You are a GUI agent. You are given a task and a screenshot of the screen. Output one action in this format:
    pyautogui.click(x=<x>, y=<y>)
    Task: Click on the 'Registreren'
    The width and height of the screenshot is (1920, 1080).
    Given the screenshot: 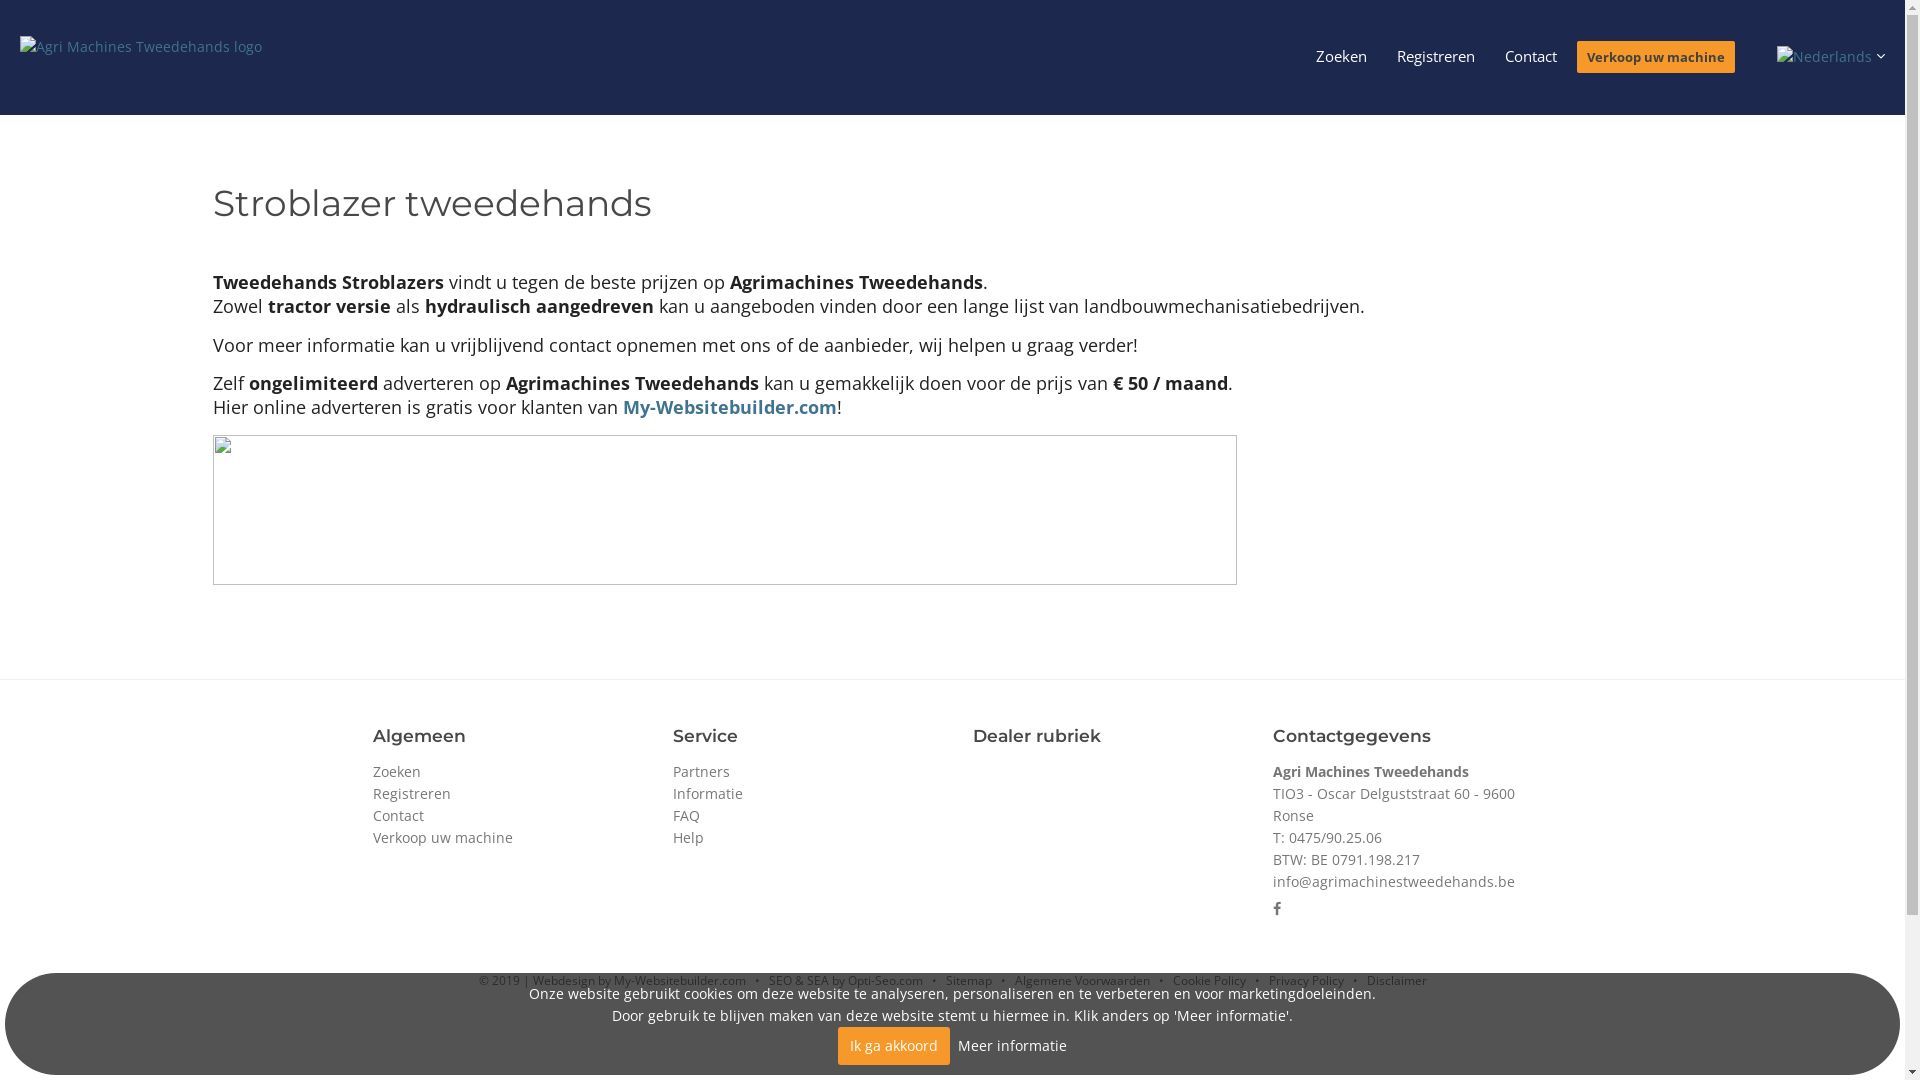 What is the action you would take?
    pyautogui.click(x=1434, y=56)
    